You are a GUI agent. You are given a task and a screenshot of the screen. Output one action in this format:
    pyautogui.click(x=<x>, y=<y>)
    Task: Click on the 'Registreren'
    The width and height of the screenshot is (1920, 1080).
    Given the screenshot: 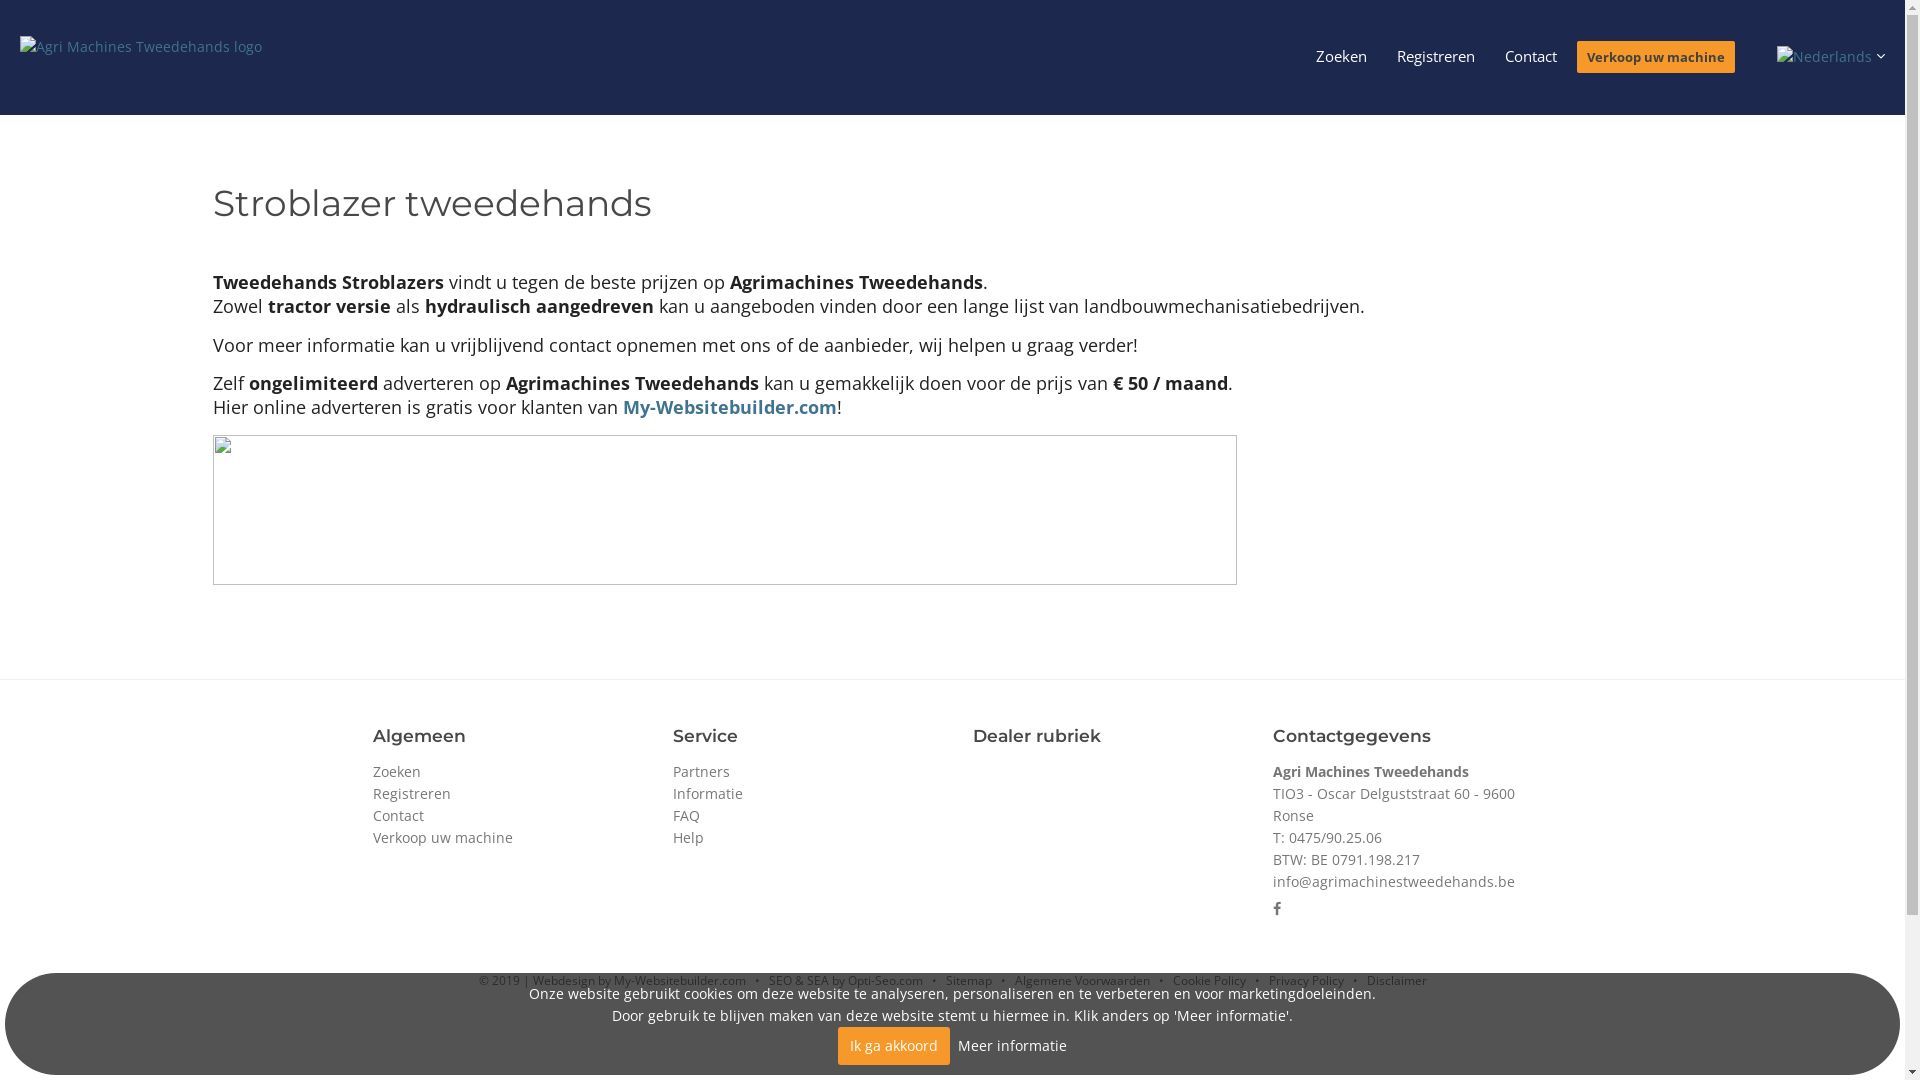 What is the action you would take?
    pyautogui.click(x=1434, y=56)
    